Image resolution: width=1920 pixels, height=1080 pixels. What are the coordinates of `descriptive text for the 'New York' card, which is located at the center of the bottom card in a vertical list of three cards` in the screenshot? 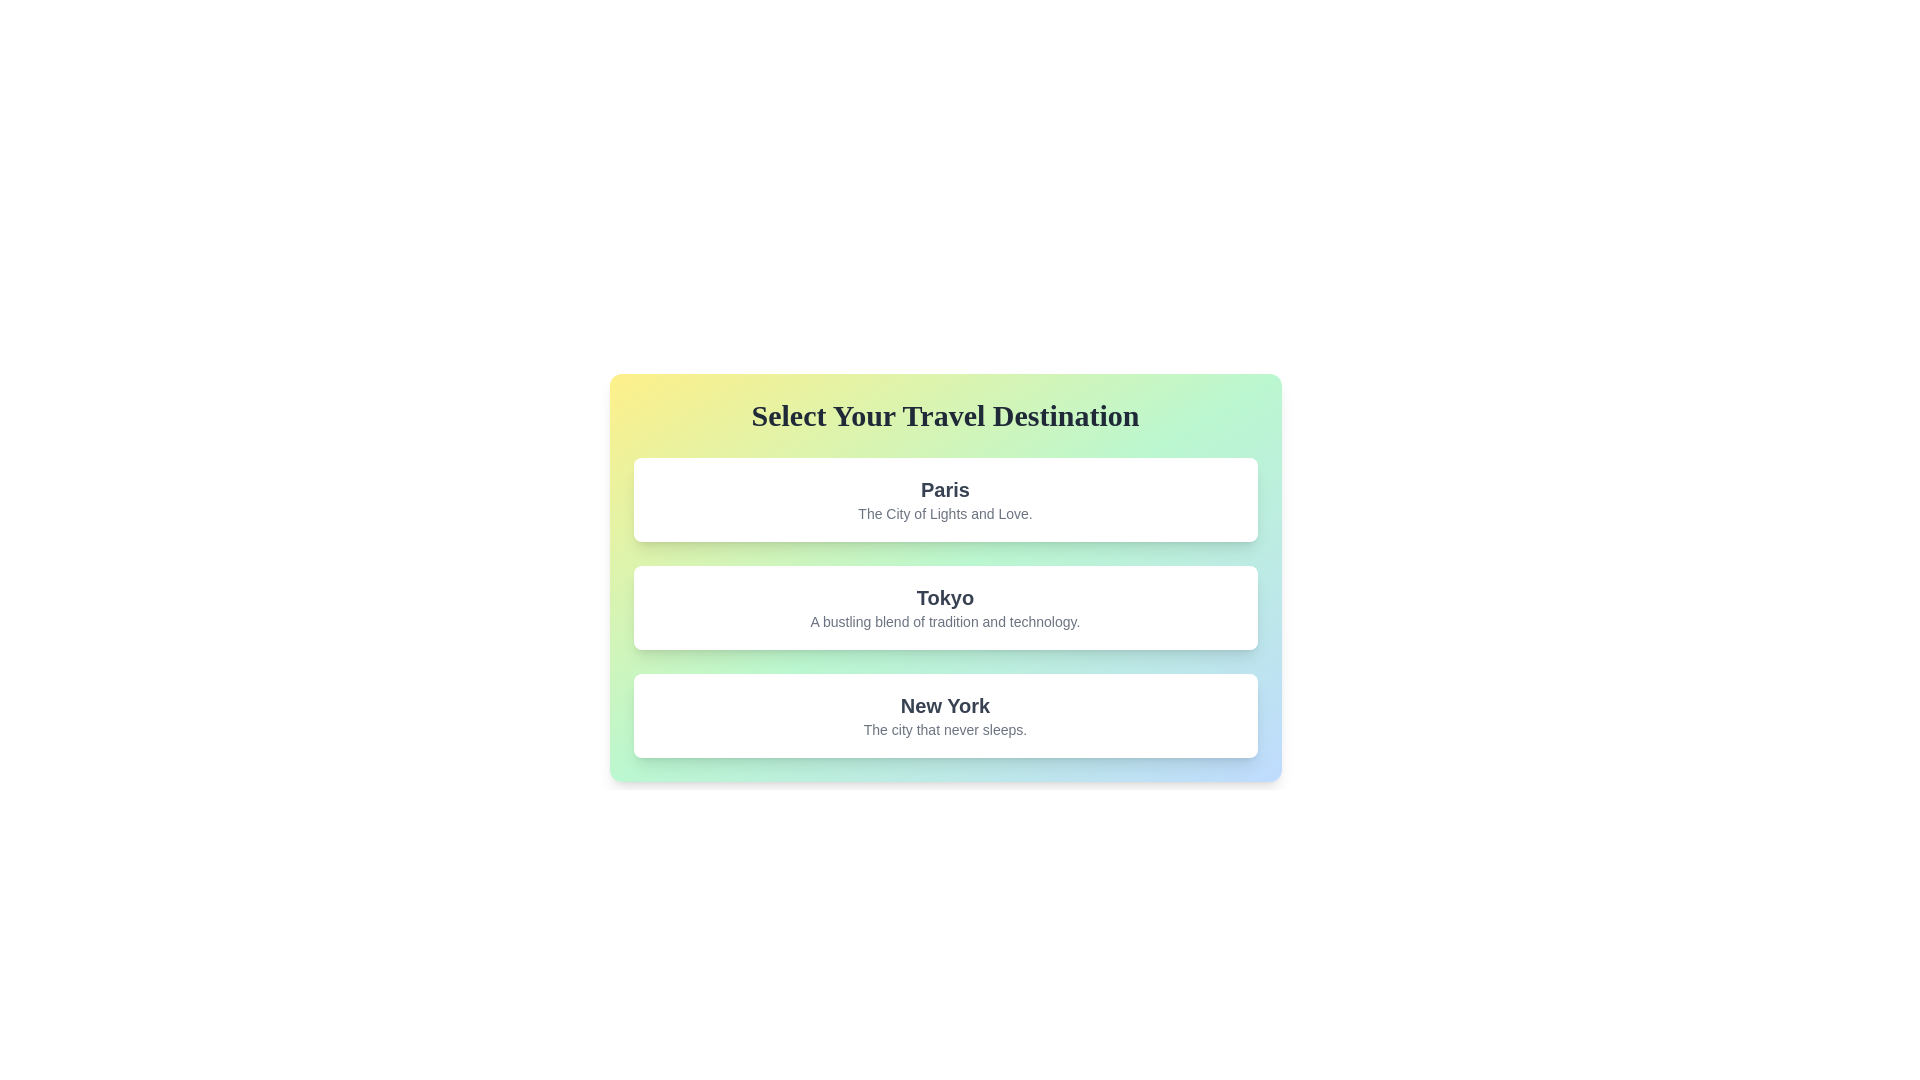 It's located at (944, 715).